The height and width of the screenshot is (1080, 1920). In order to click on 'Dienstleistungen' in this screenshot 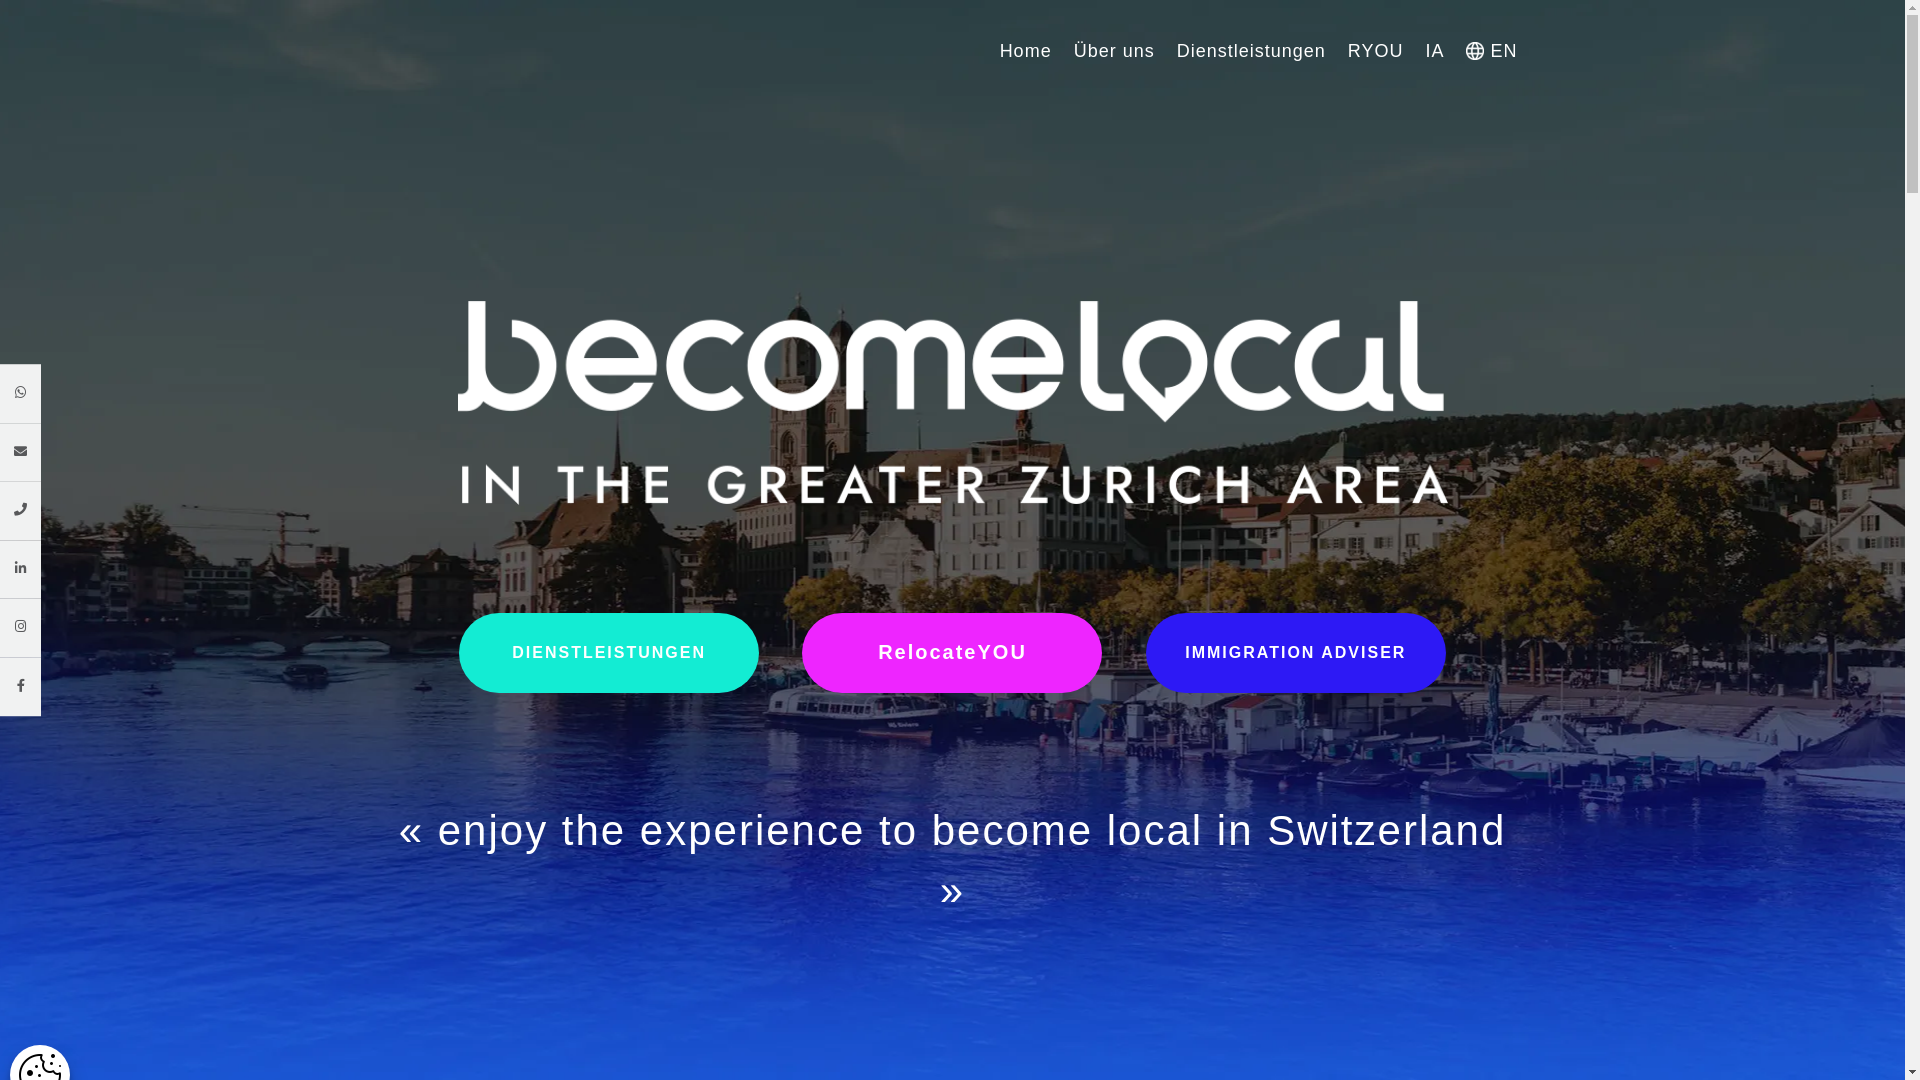, I will do `click(1250, 49)`.